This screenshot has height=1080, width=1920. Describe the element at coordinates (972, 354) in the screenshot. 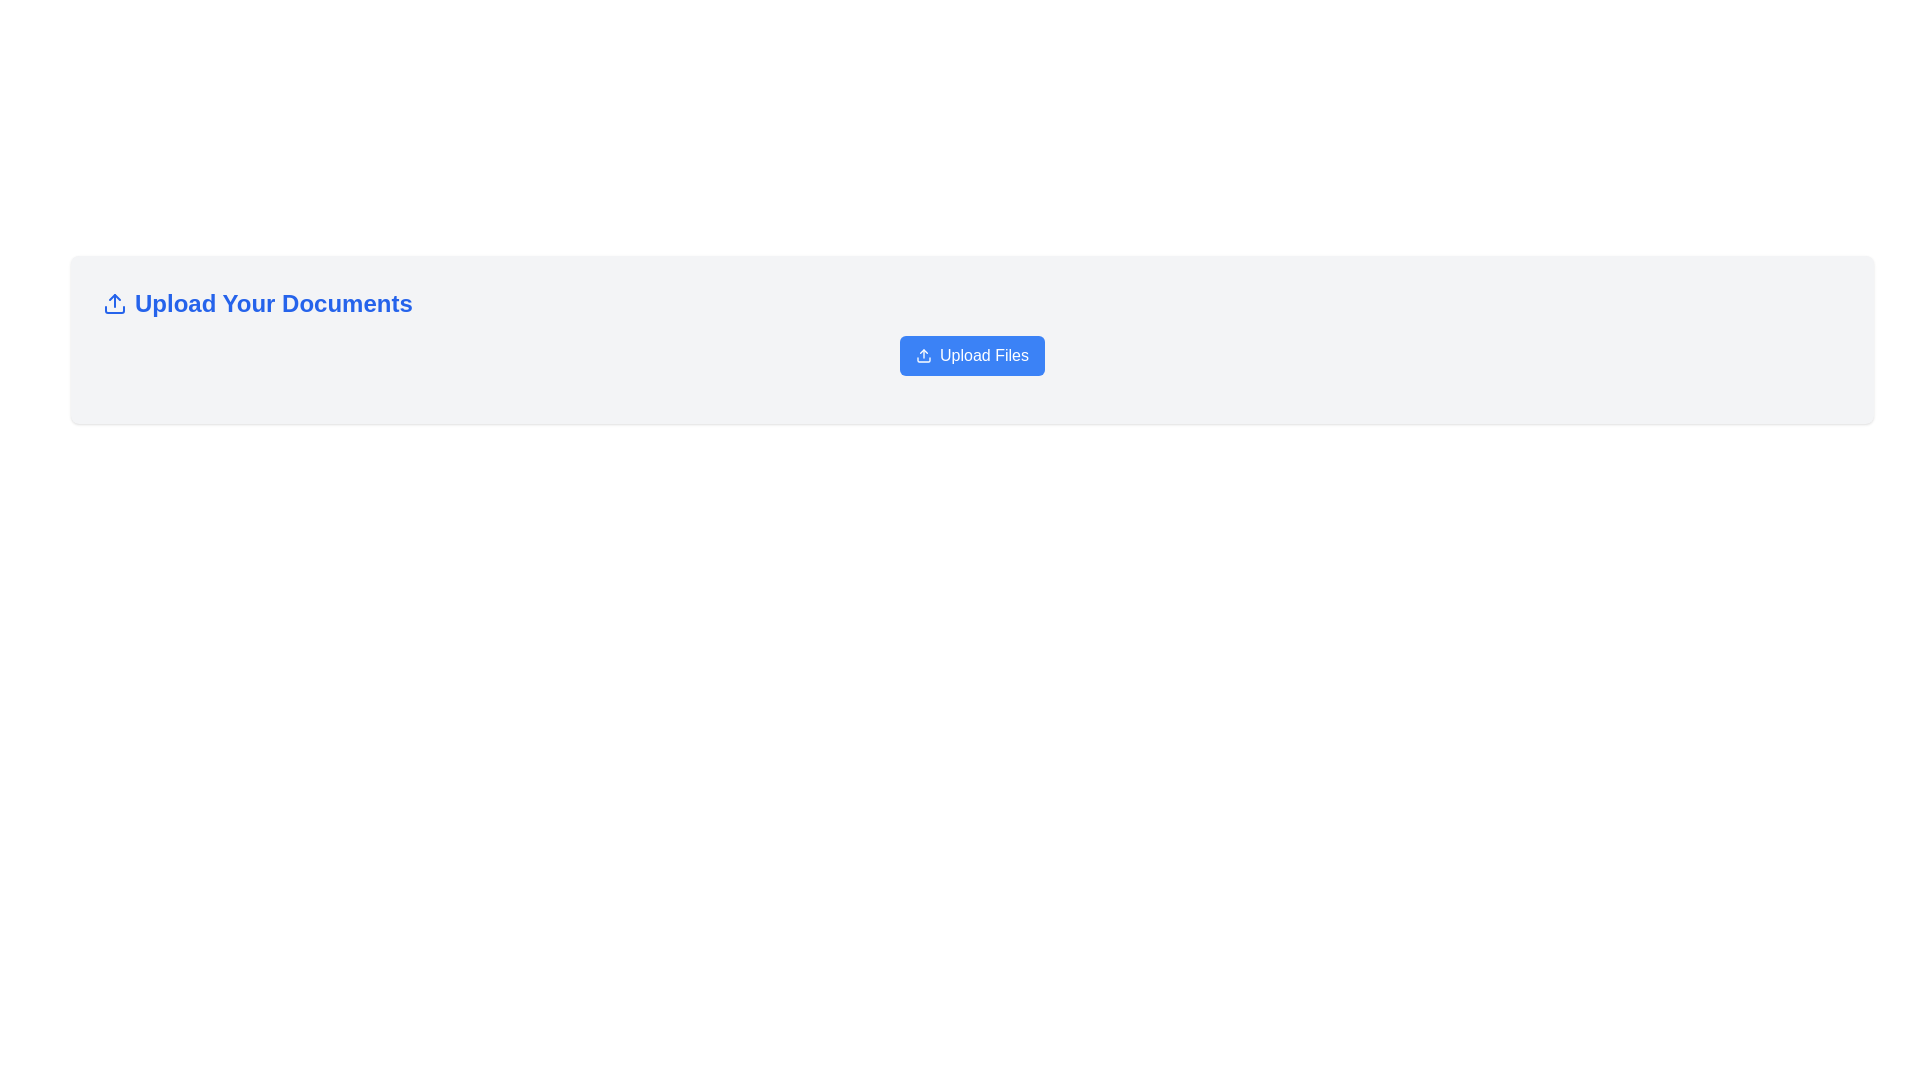

I see `the blue button with rounded corners labeled 'Upload Files'` at that location.